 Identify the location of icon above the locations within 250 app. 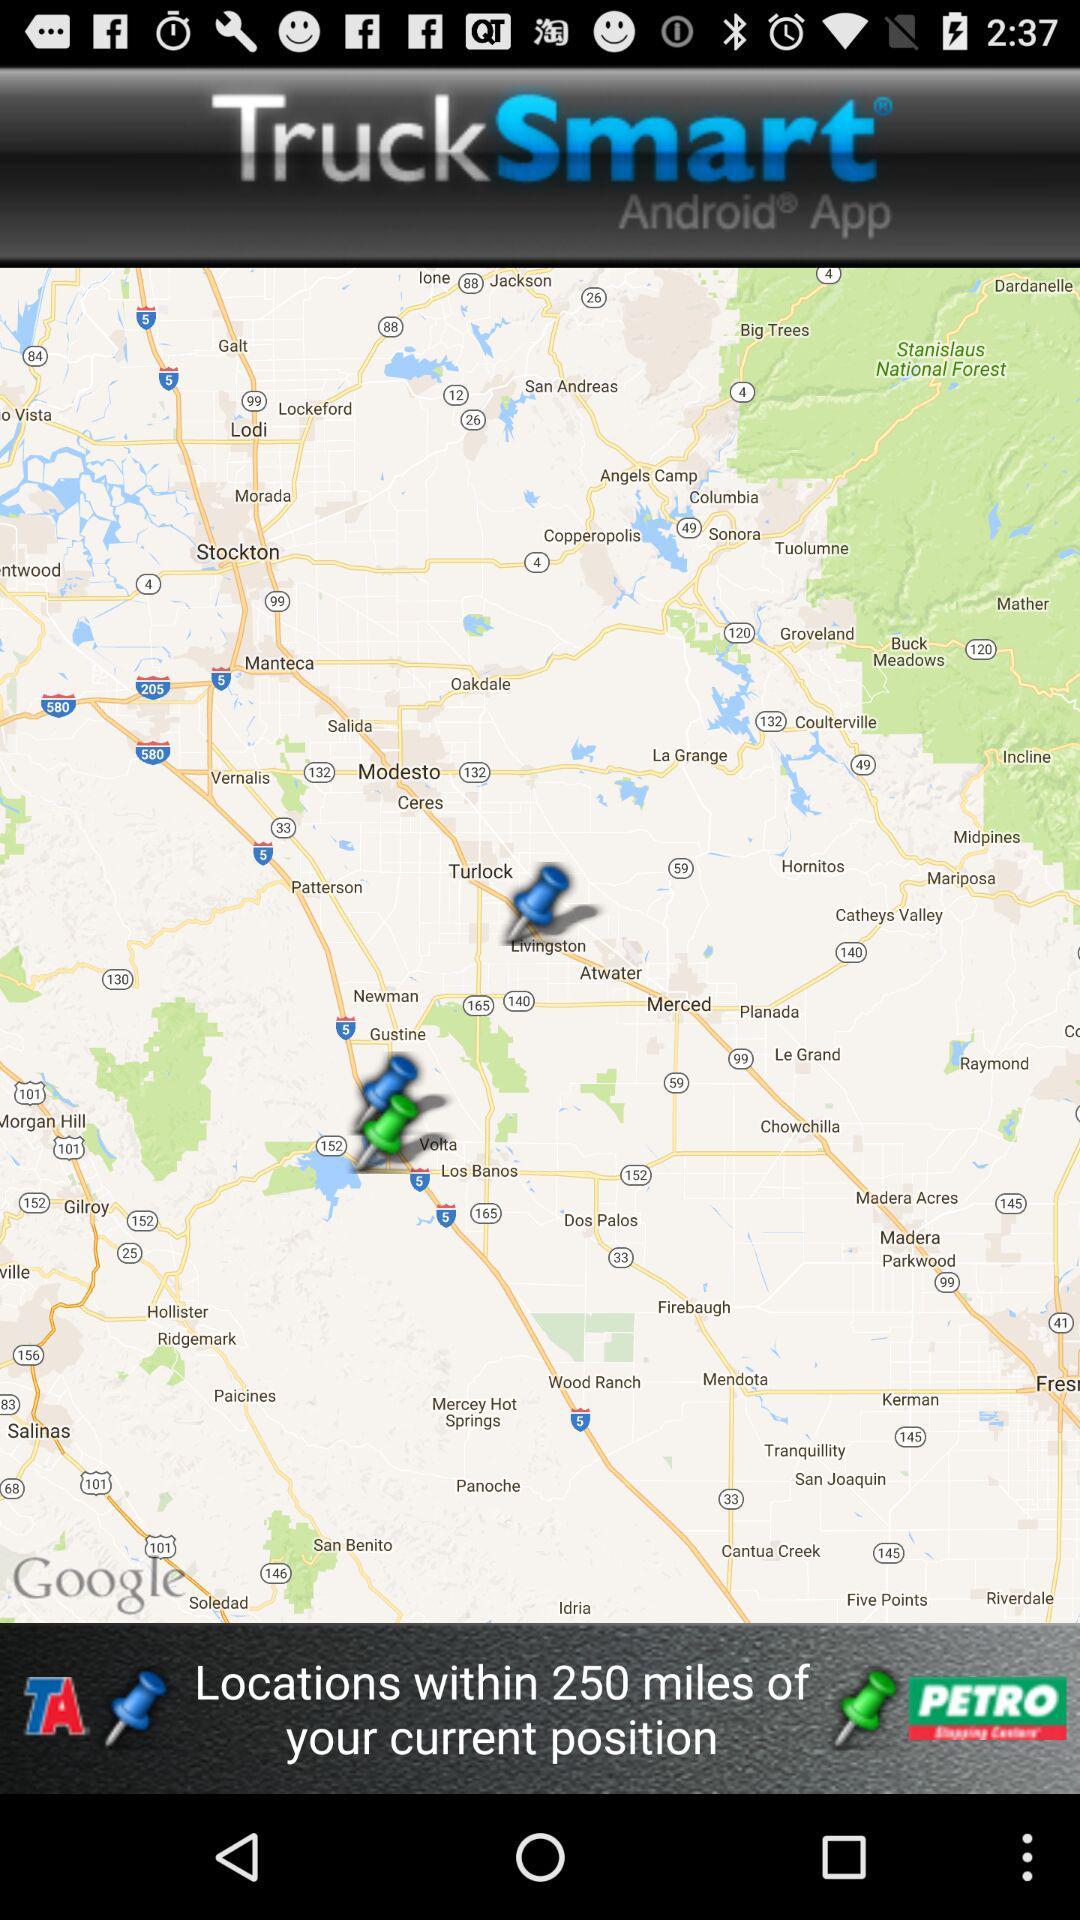
(540, 944).